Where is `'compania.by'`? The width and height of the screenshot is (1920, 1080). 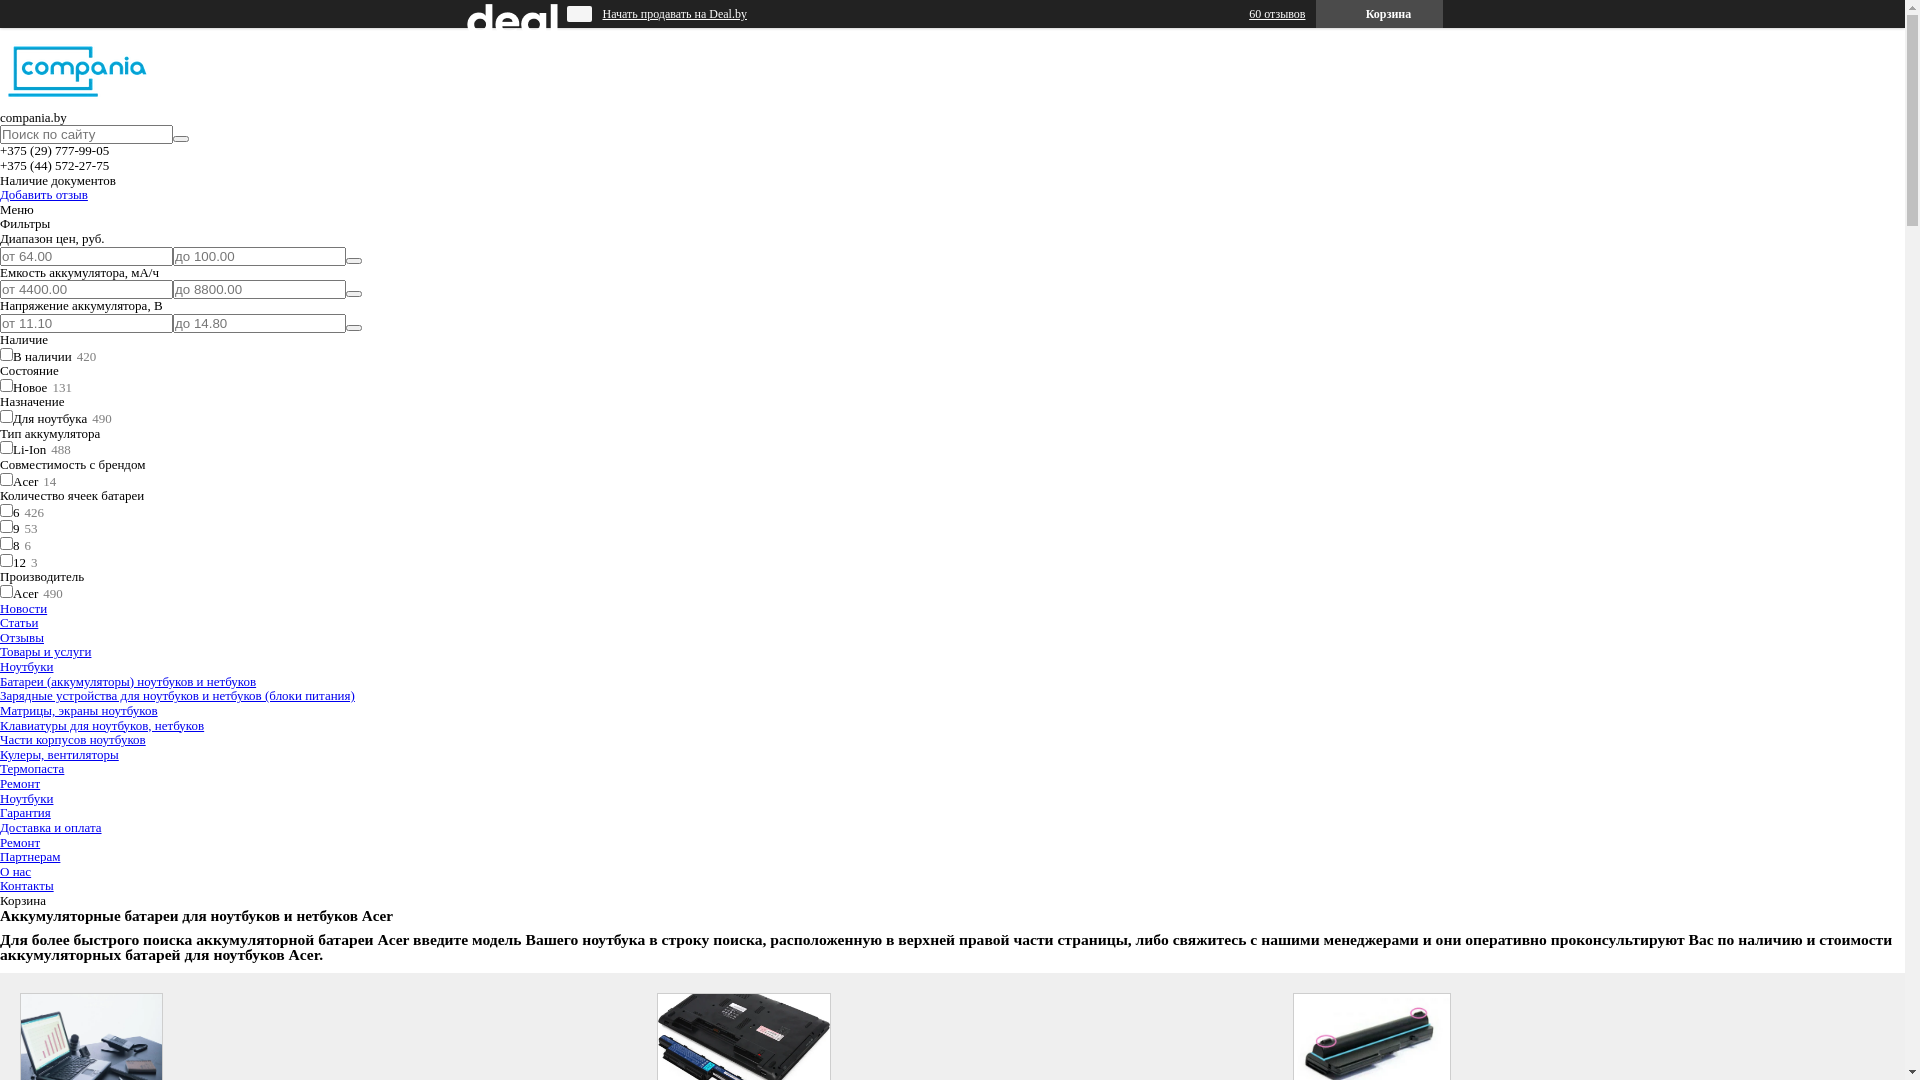 'compania.by' is located at coordinates (78, 102).